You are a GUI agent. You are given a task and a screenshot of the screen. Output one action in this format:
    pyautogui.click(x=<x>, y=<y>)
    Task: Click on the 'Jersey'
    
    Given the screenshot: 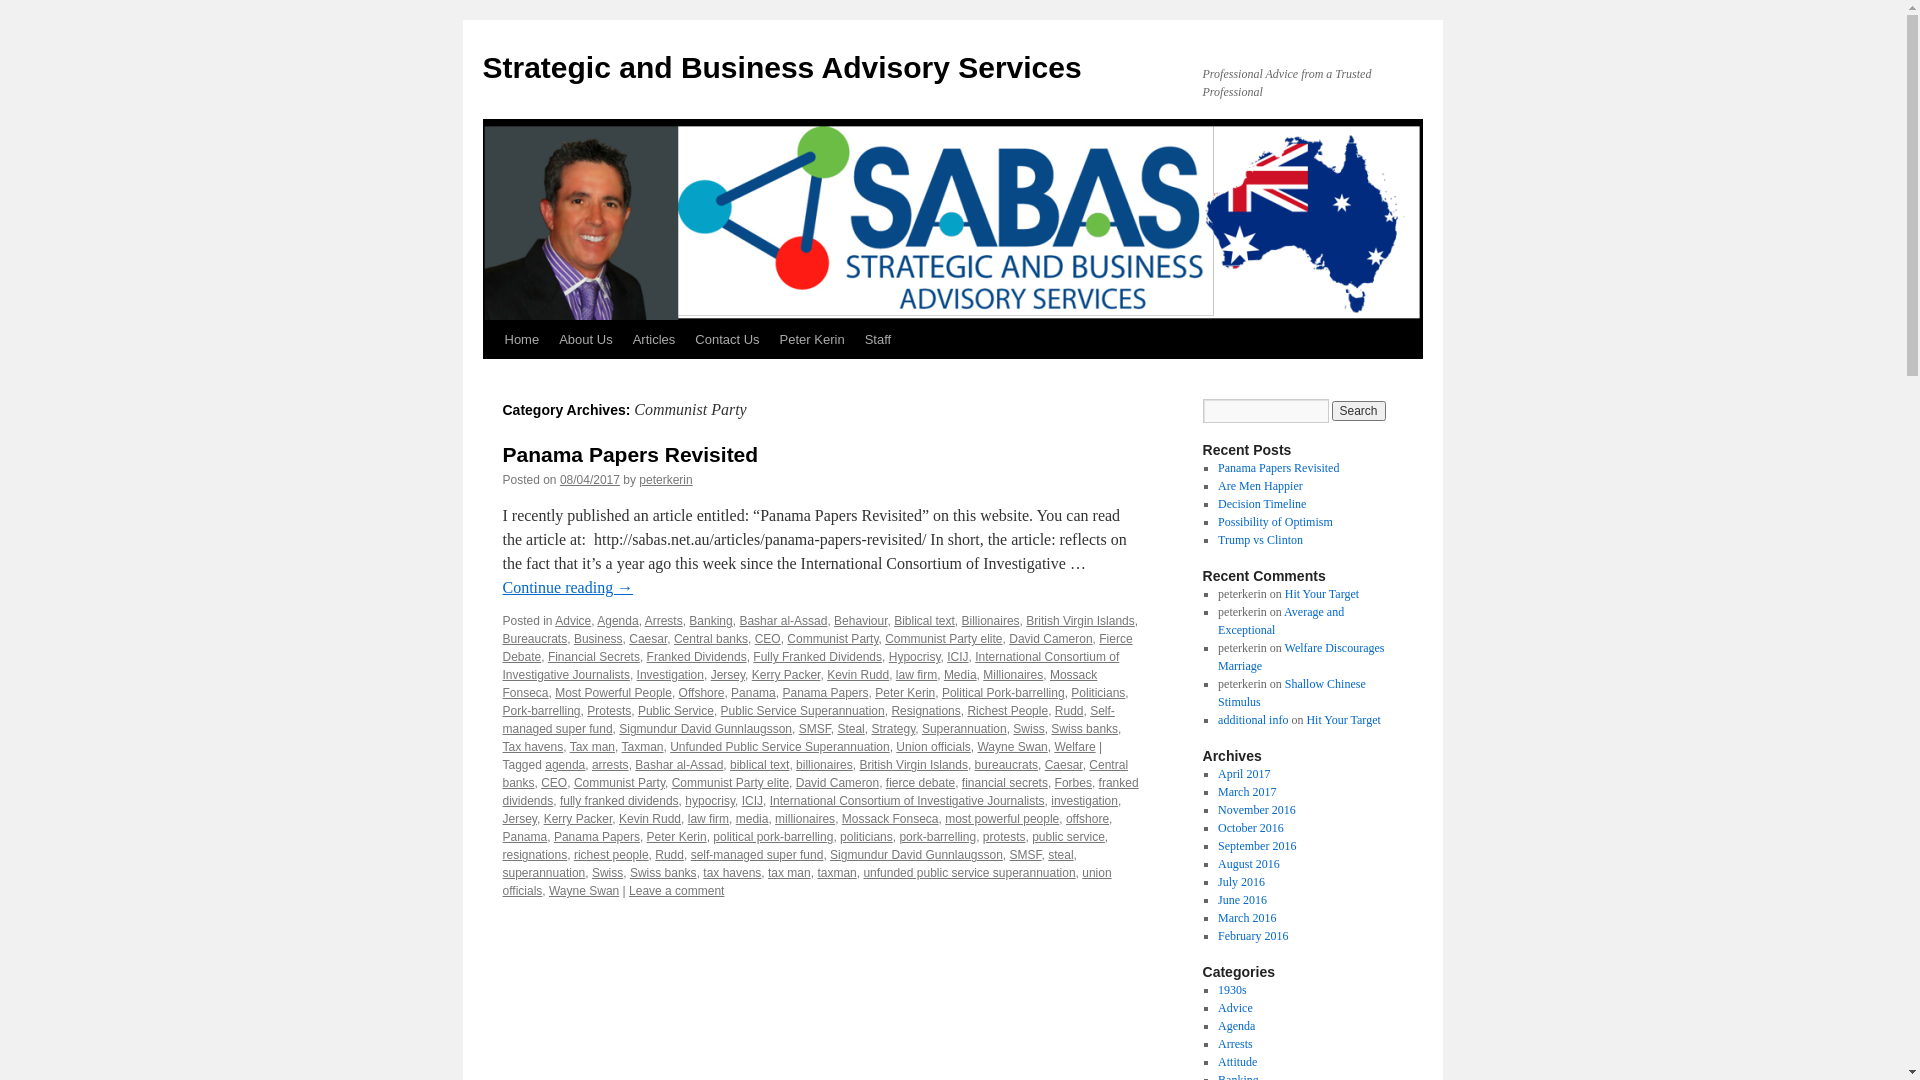 What is the action you would take?
    pyautogui.click(x=502, y=818)
    